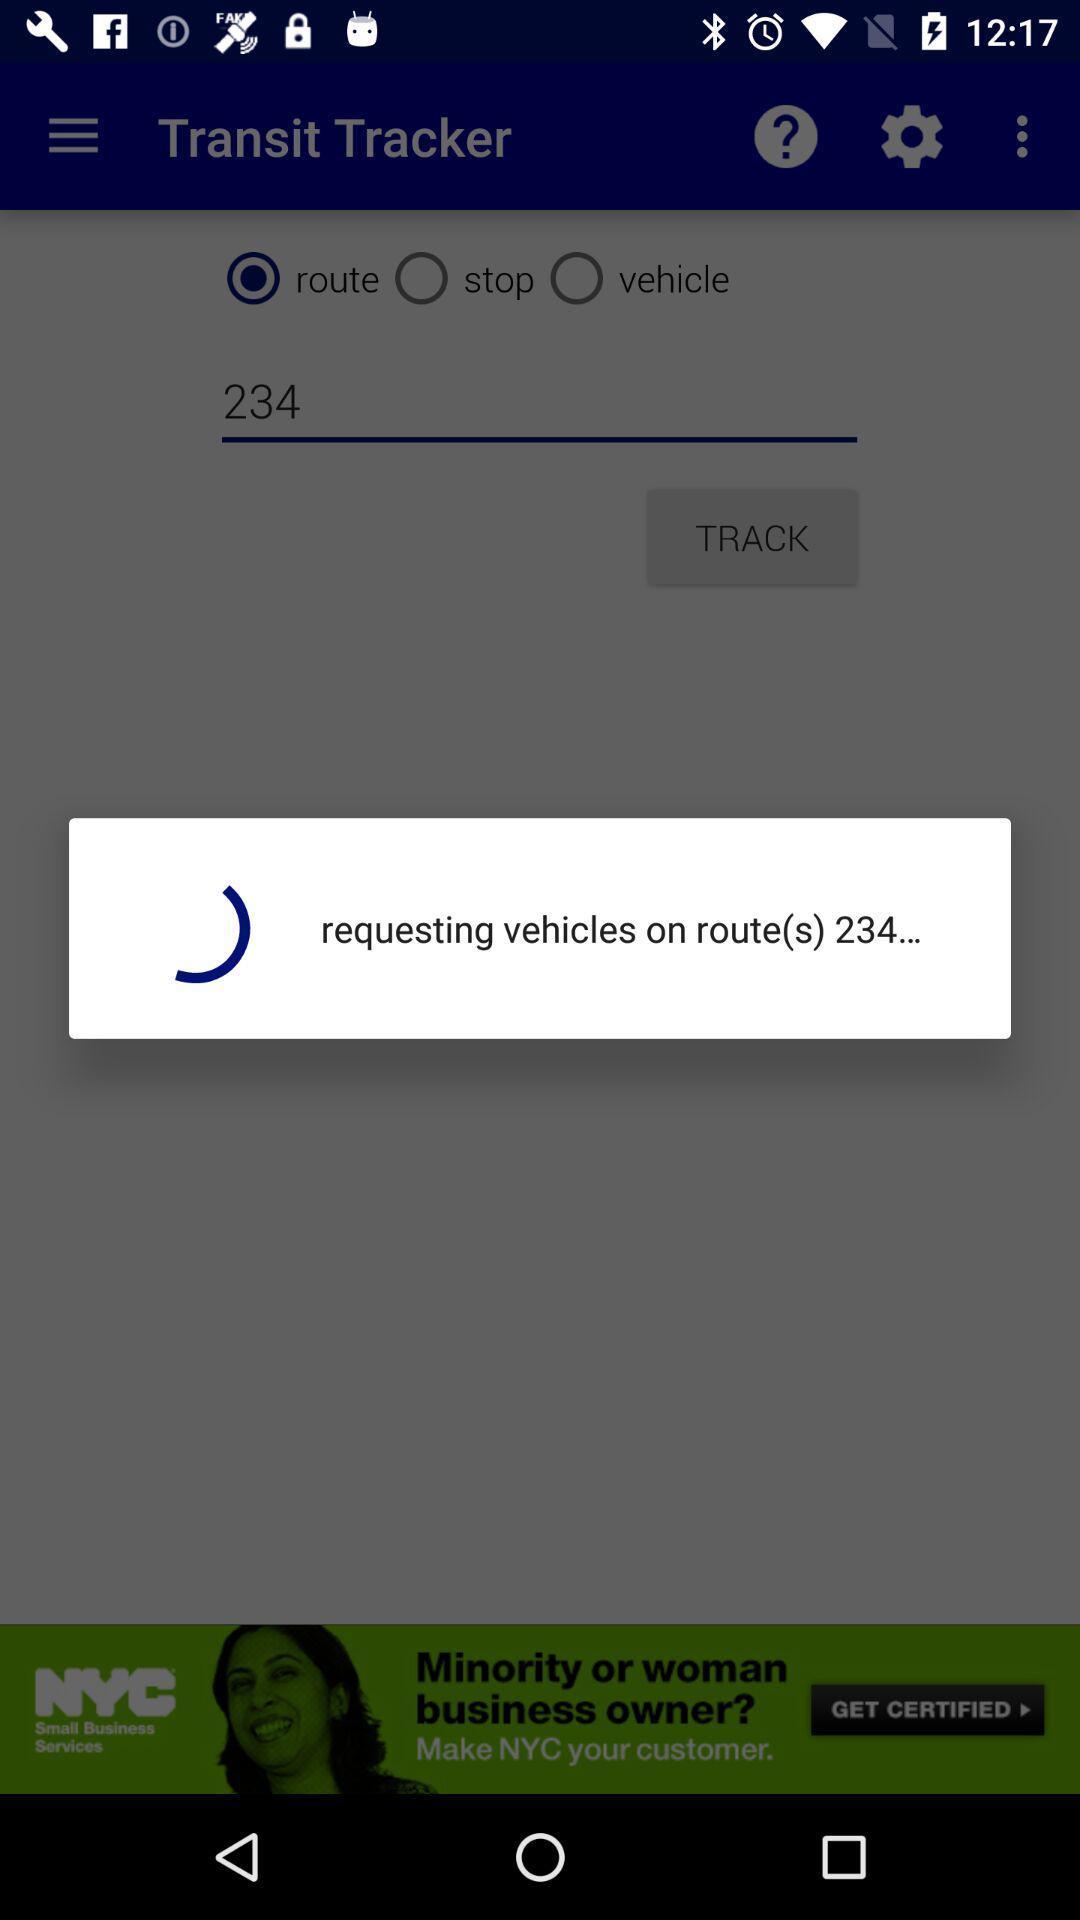 The height and width of the screenshot is (1920, 1080). Describe the element at coordinates (540, 1708) in the screenshot. I see `open advert` at that location.